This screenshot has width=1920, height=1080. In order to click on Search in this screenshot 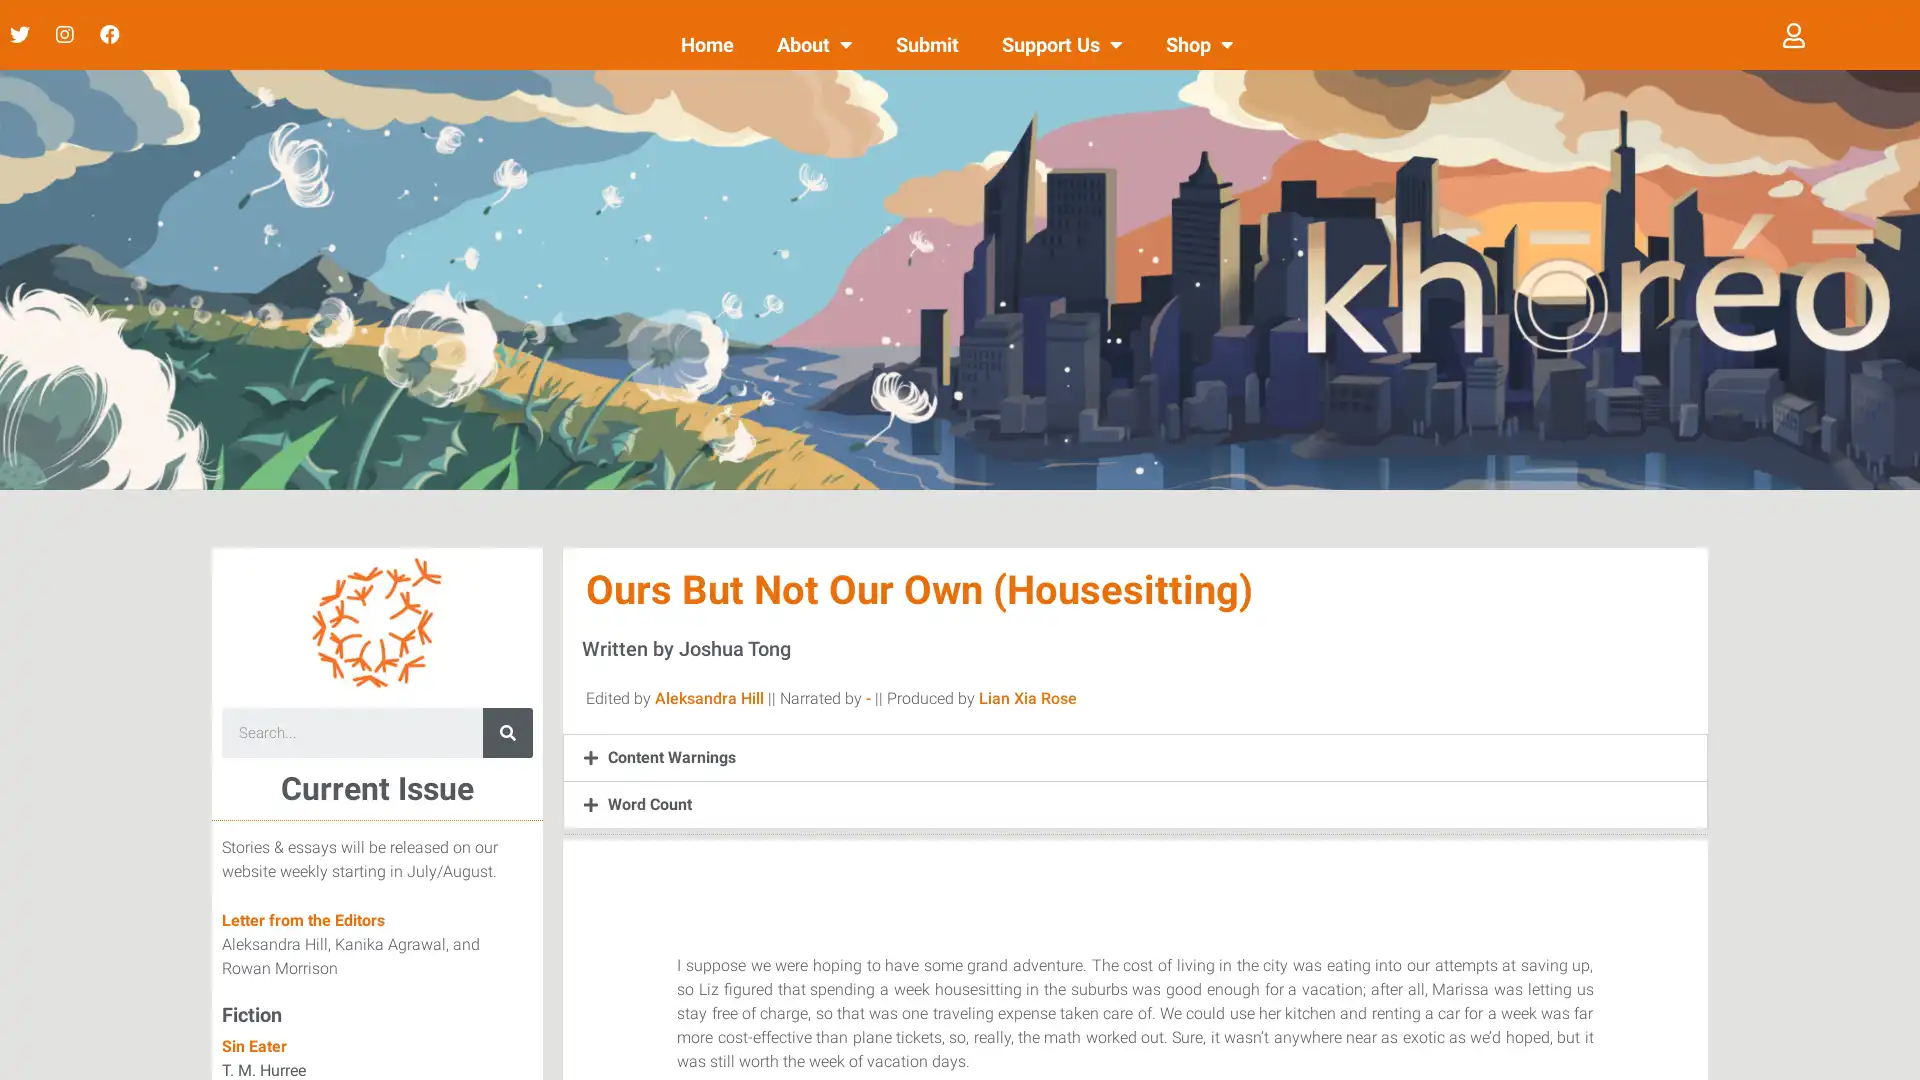, I will do `click(507, 732)`.